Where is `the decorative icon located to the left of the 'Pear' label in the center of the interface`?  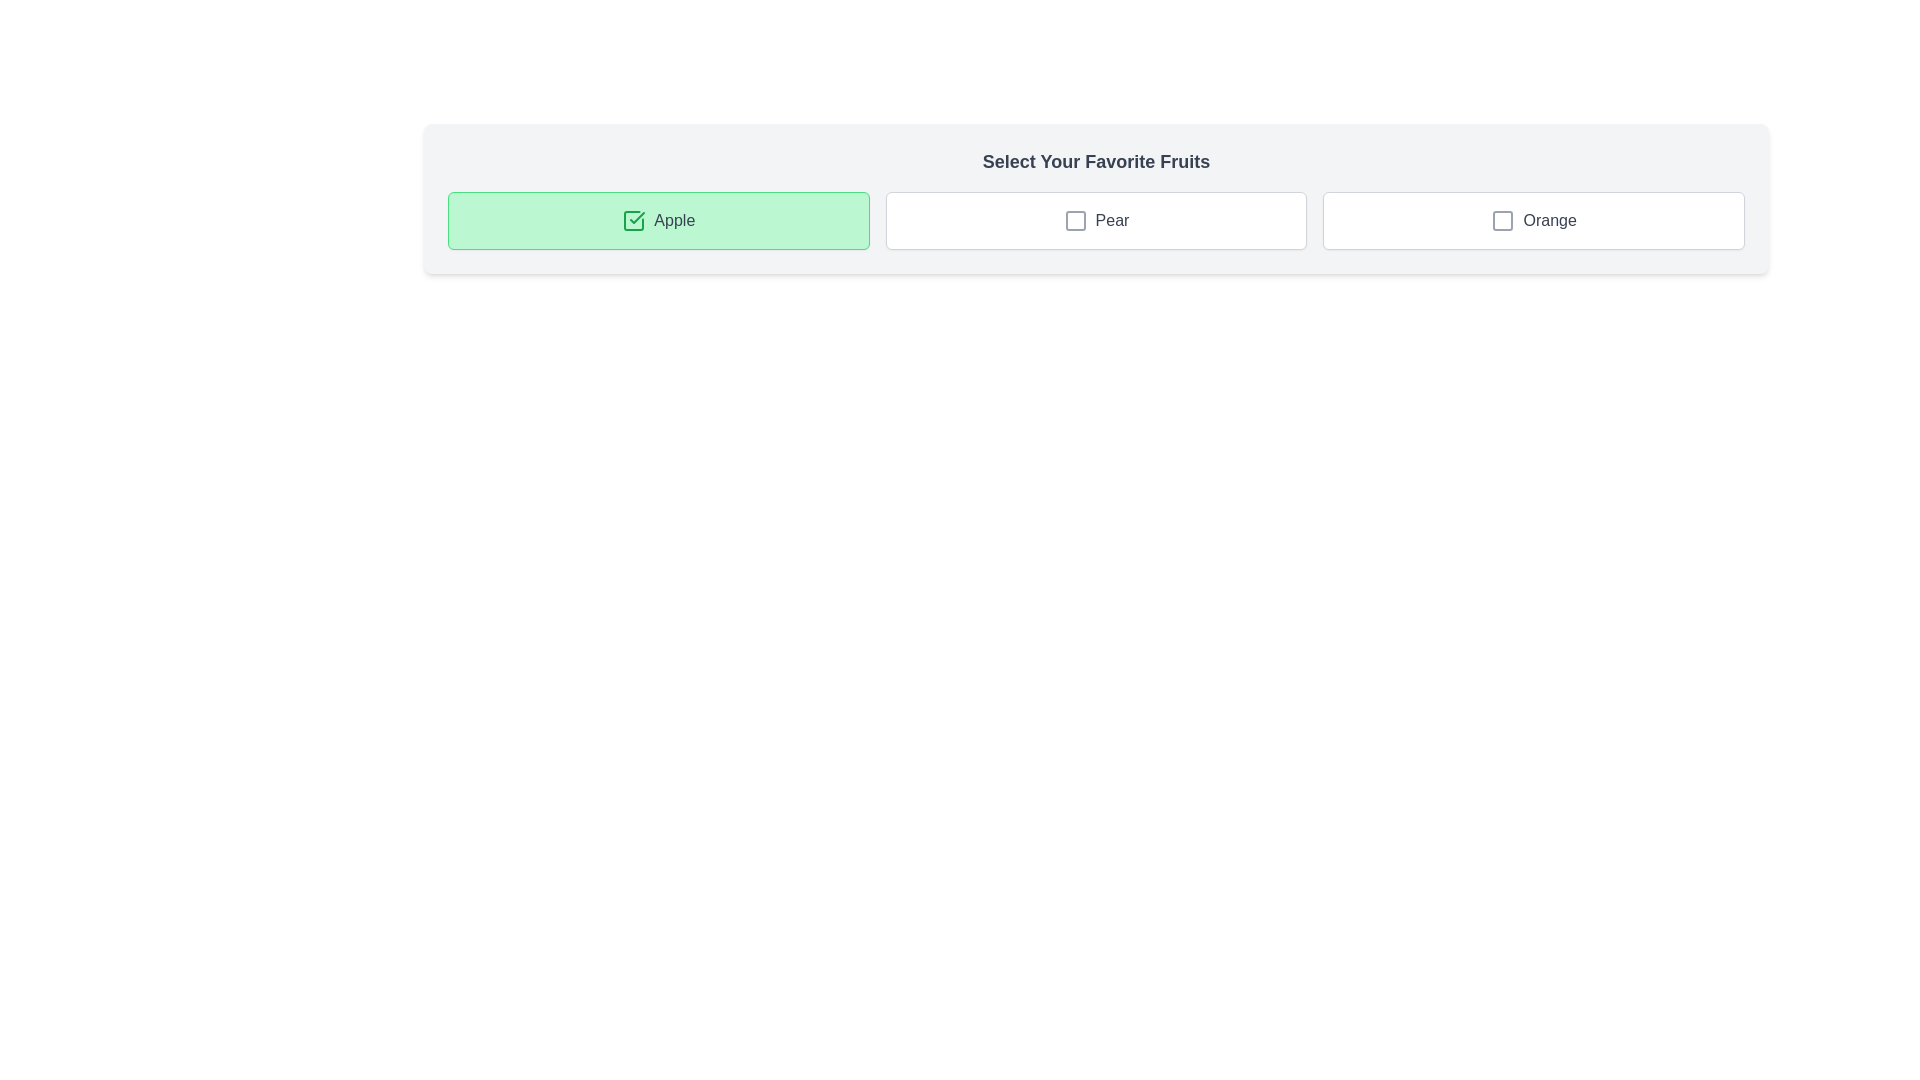 the decorative icon located to the left of the 'Pear' label in the center of the interface is located at coordinates (1074, 220).